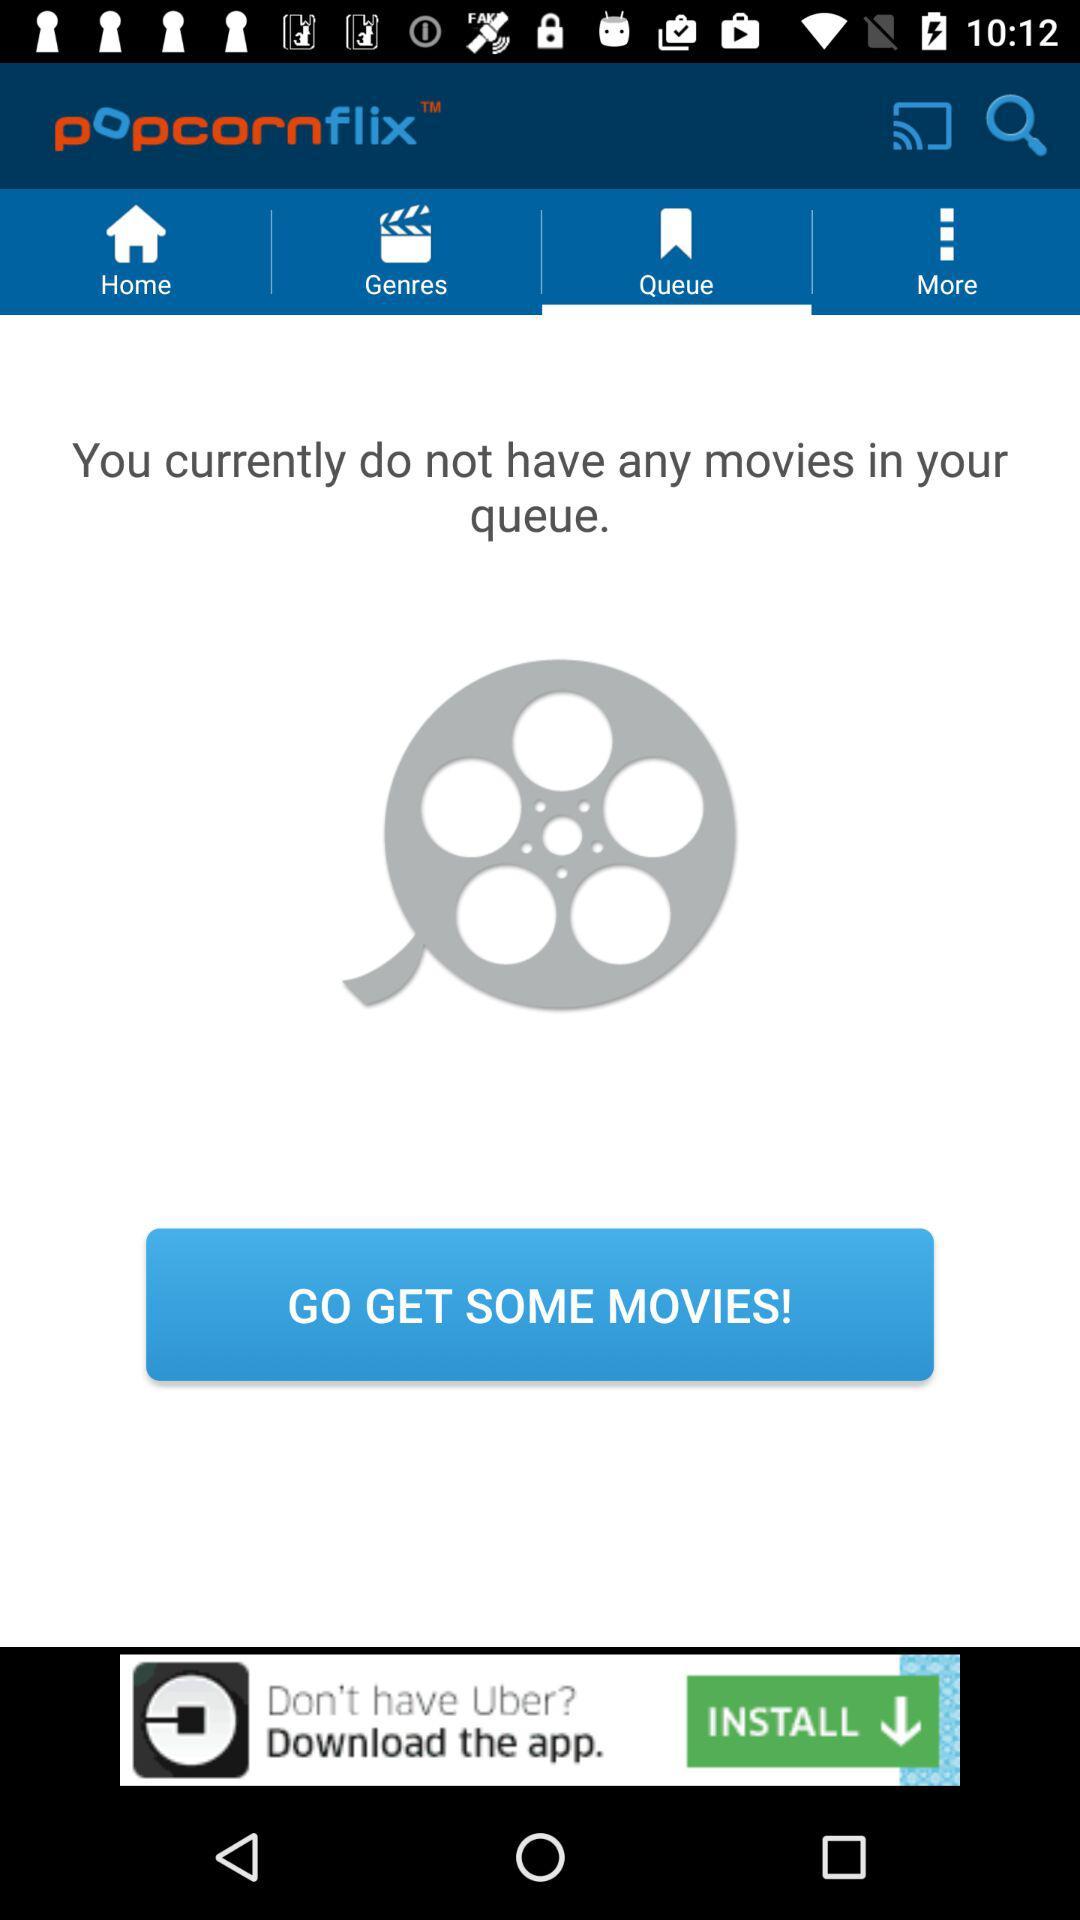 The width and height of the screenshot is (1080, 1920). Describe the element at coordinates (922, 125) in the screenshot. I see `icon which is left side of search button` at that location.